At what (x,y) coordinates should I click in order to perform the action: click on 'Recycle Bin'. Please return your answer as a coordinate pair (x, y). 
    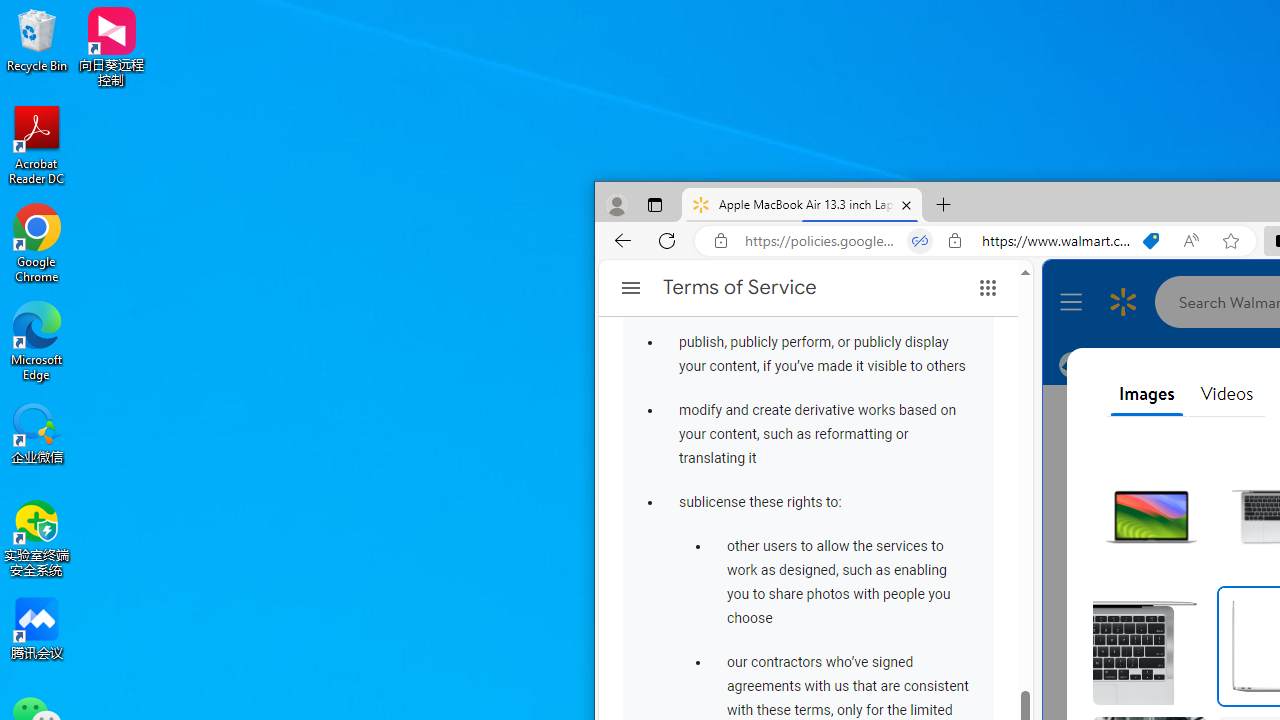
    Looking at the image, I should click on (37, 39).